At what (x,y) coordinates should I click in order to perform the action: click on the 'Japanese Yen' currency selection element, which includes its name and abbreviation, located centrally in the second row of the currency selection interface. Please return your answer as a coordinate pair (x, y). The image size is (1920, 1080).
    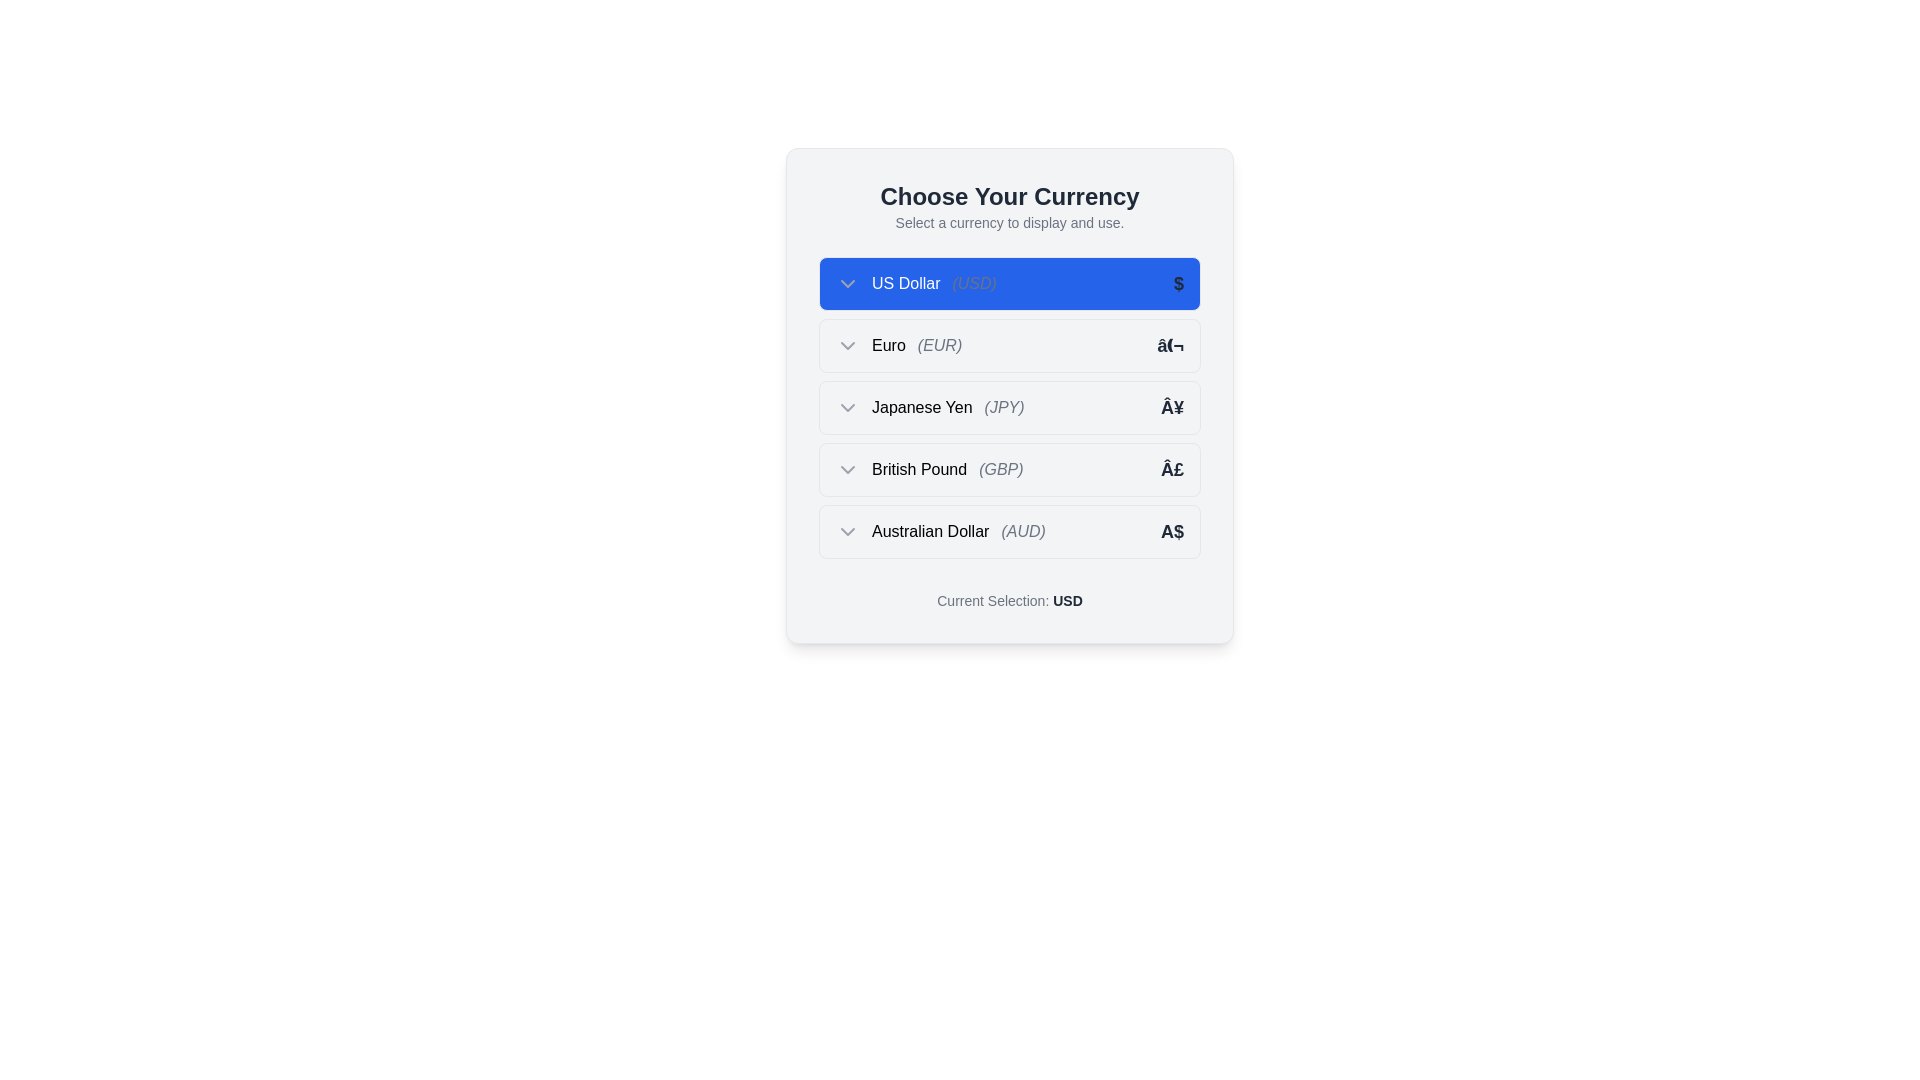
    Looking at the image, I should click on (929, 407).